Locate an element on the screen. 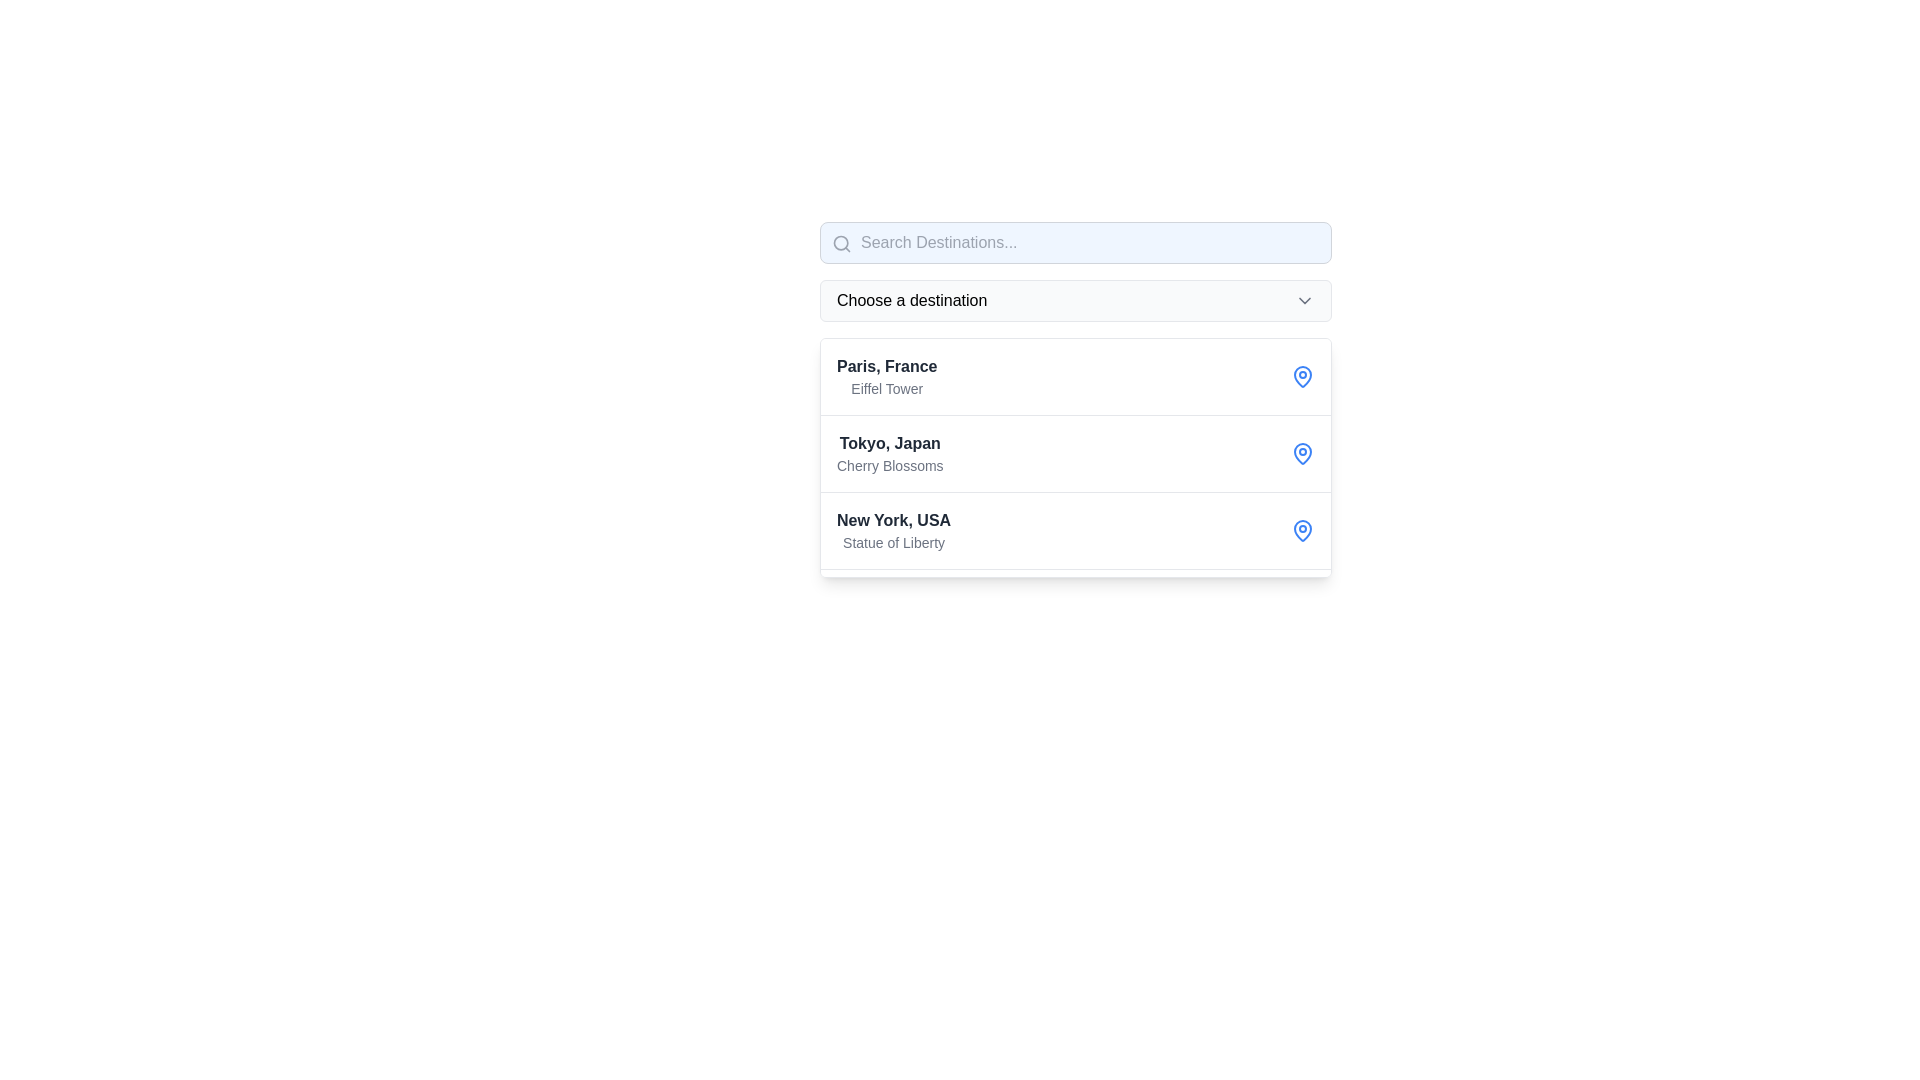  the Text Label for 'New York, USA' which is the first line in the dropdown list under the third group is located at coordinates (893, 519).